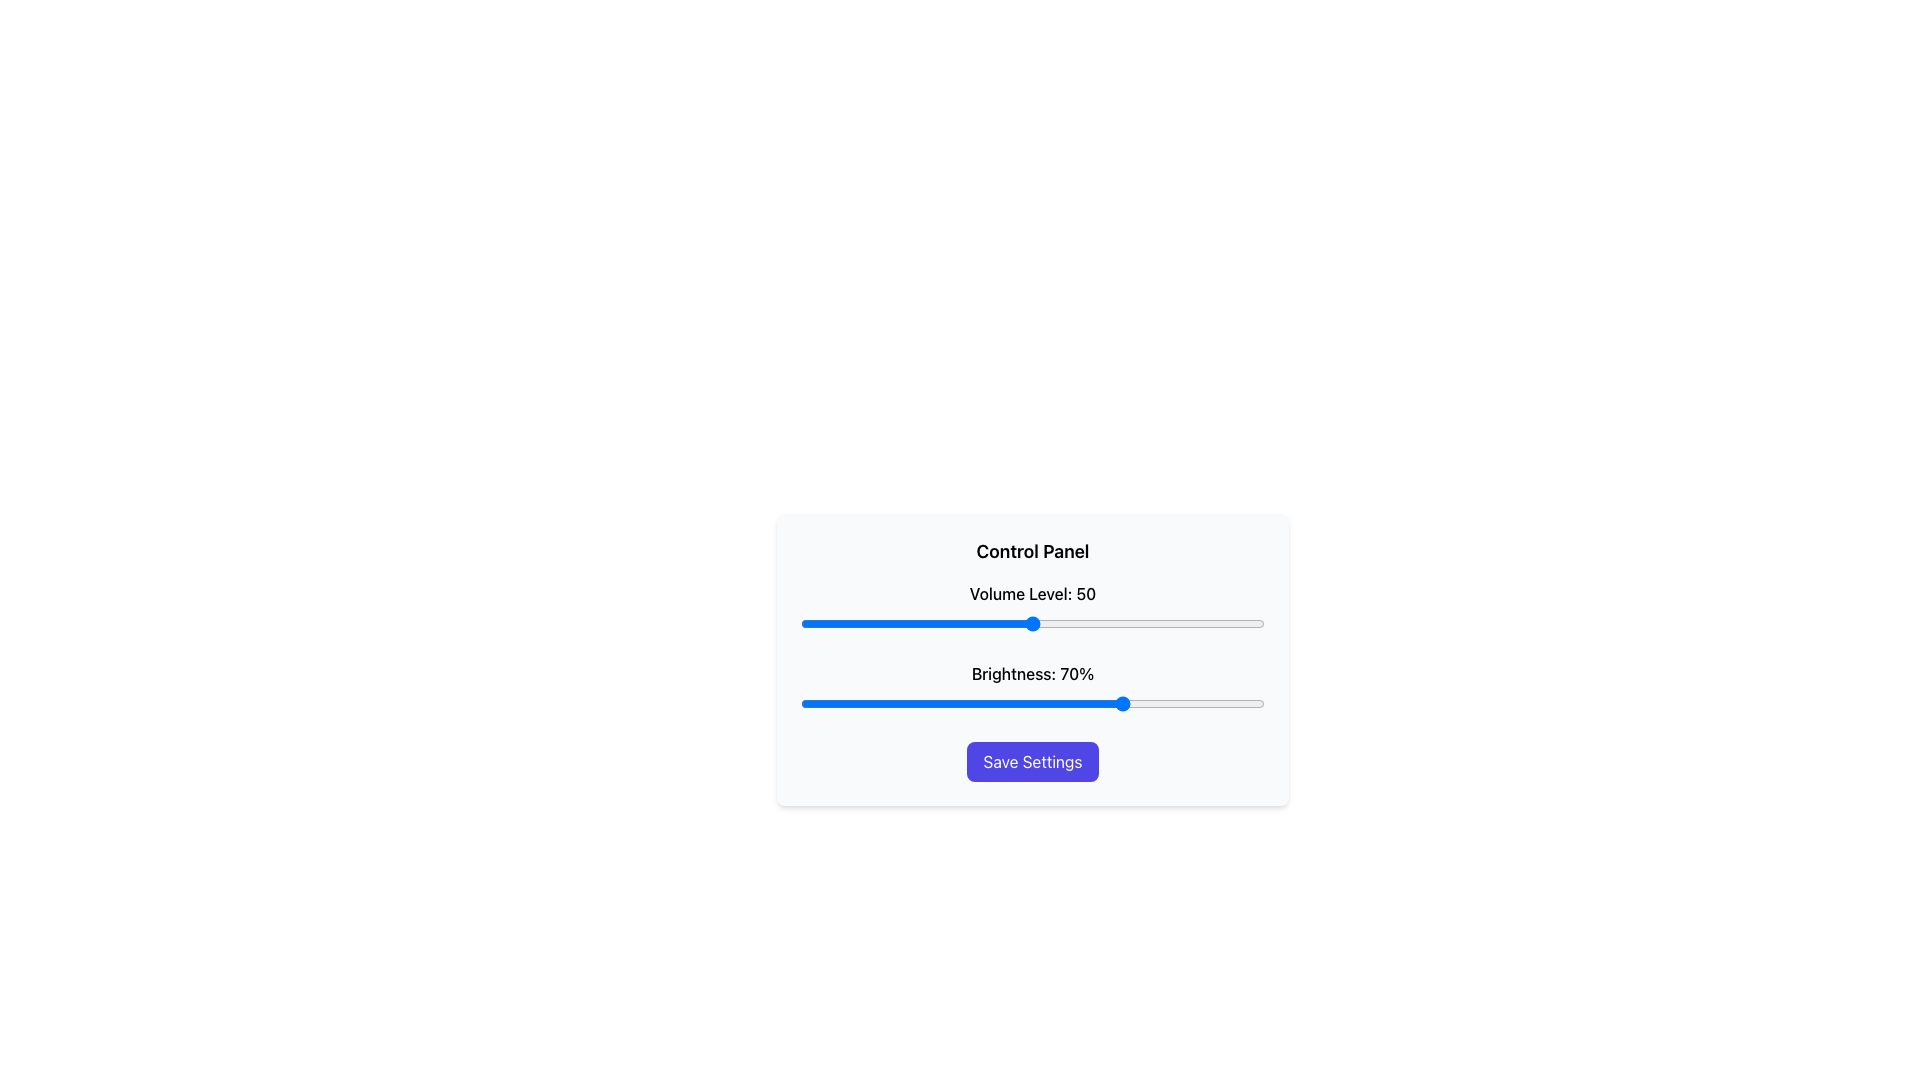 The image size is (1920, 1080). Describe the element at coordinates (897, 623) in the screenshot. I see `the volume level` at that location.